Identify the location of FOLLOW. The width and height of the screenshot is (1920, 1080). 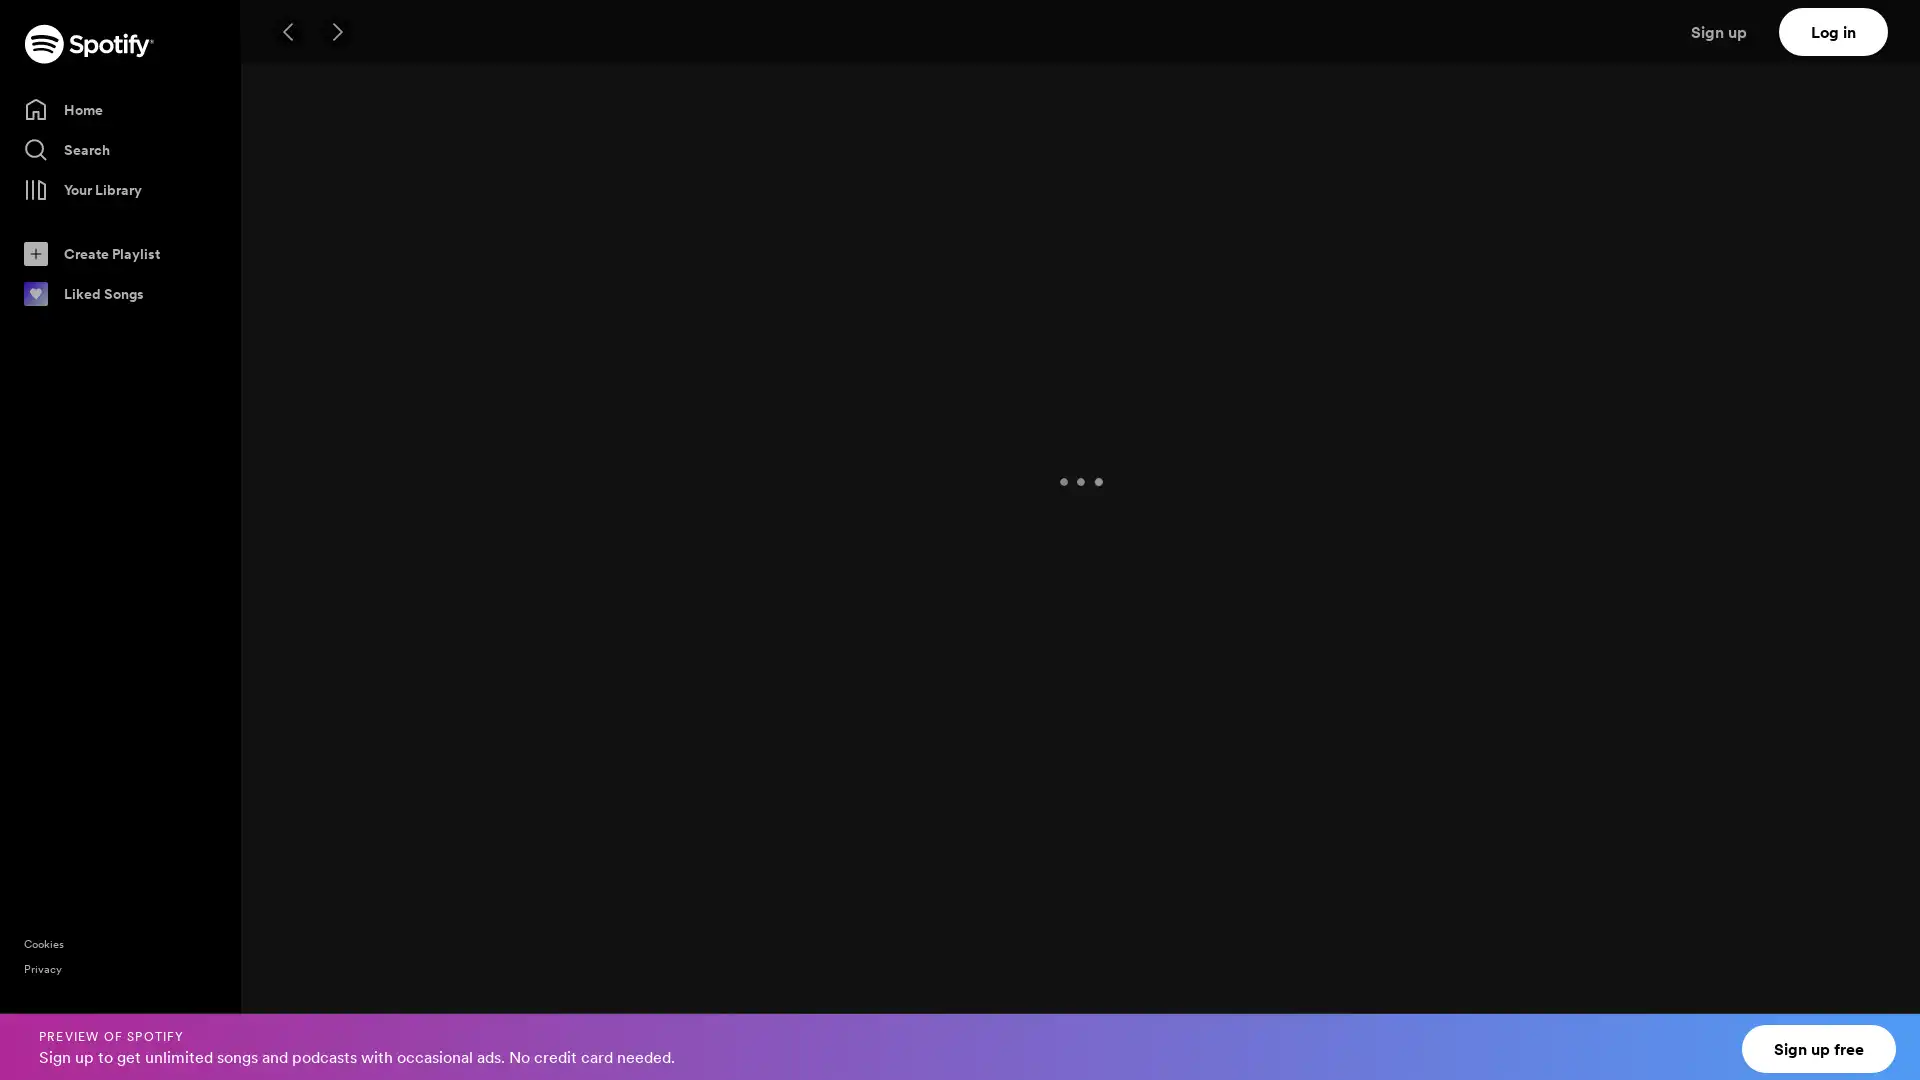
(317, 380).